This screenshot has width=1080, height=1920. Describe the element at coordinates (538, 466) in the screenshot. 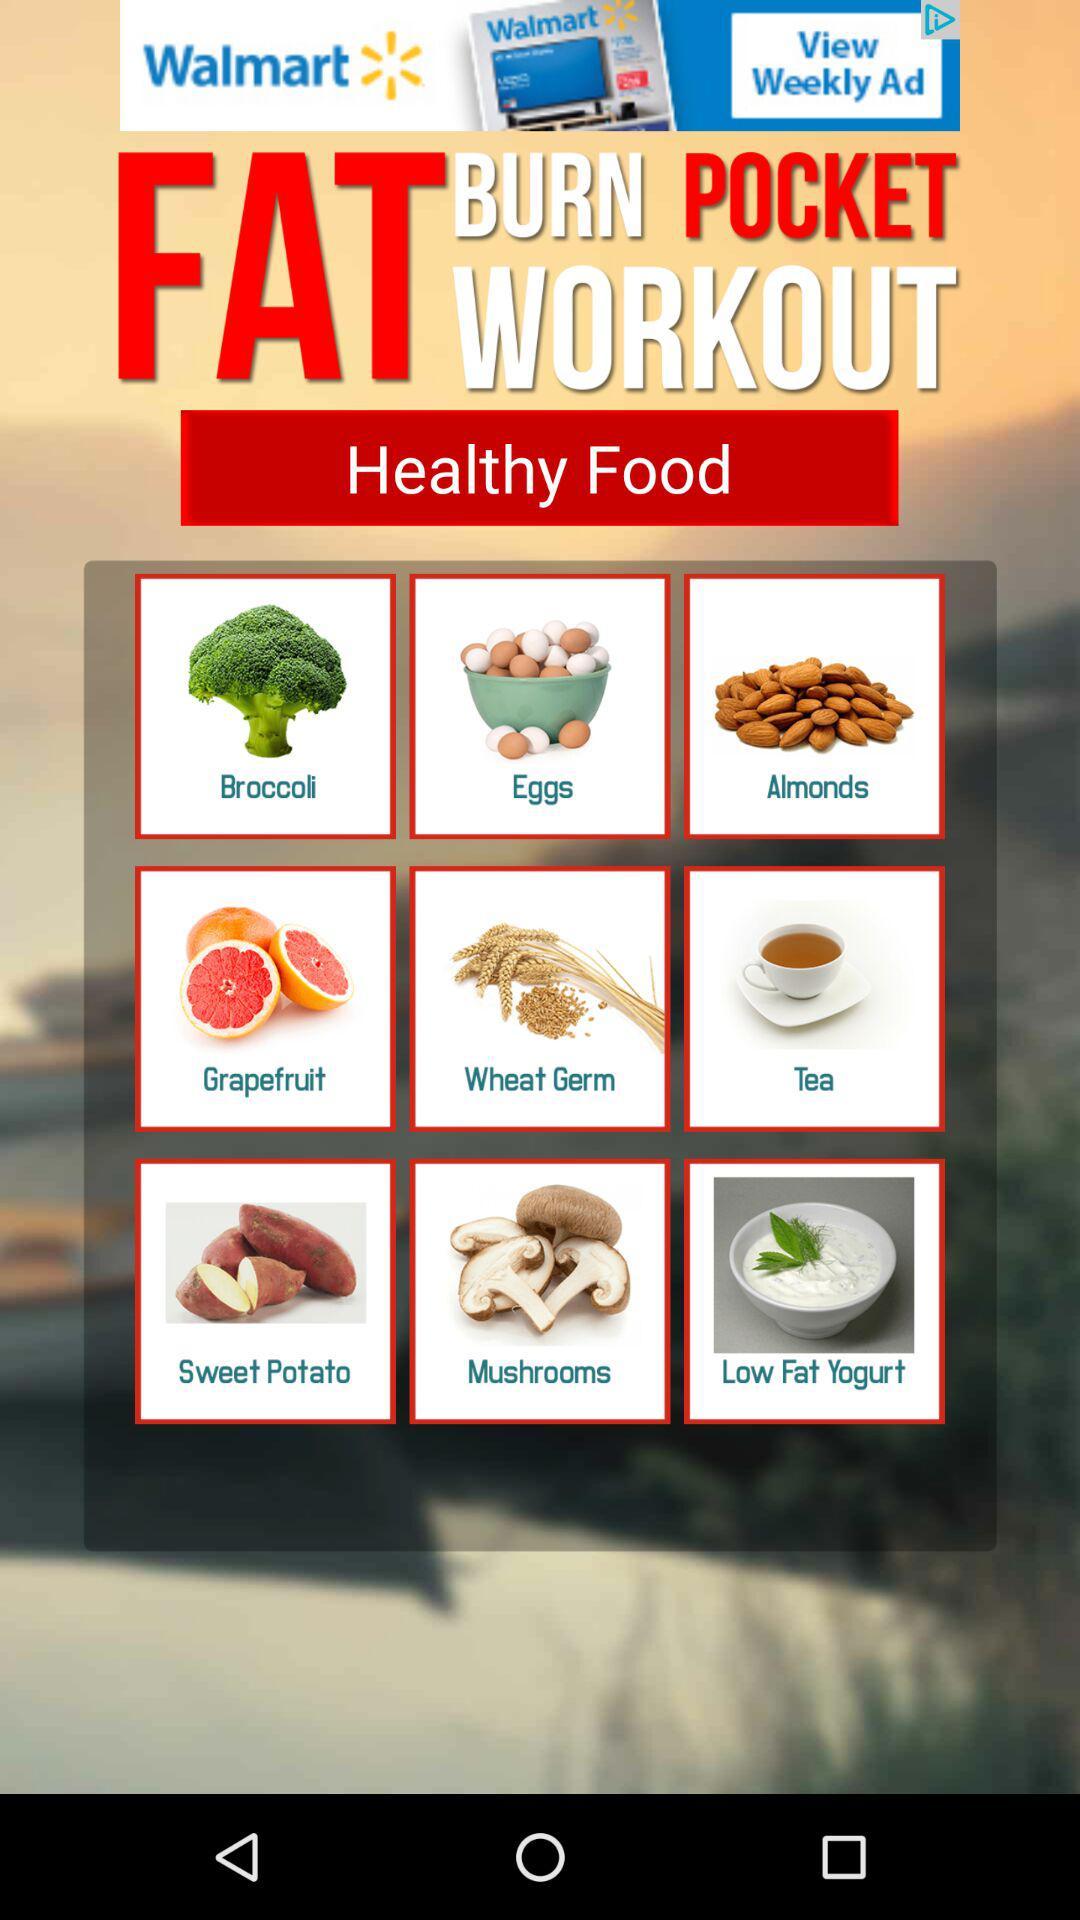

I see `healthy food button` at that location.